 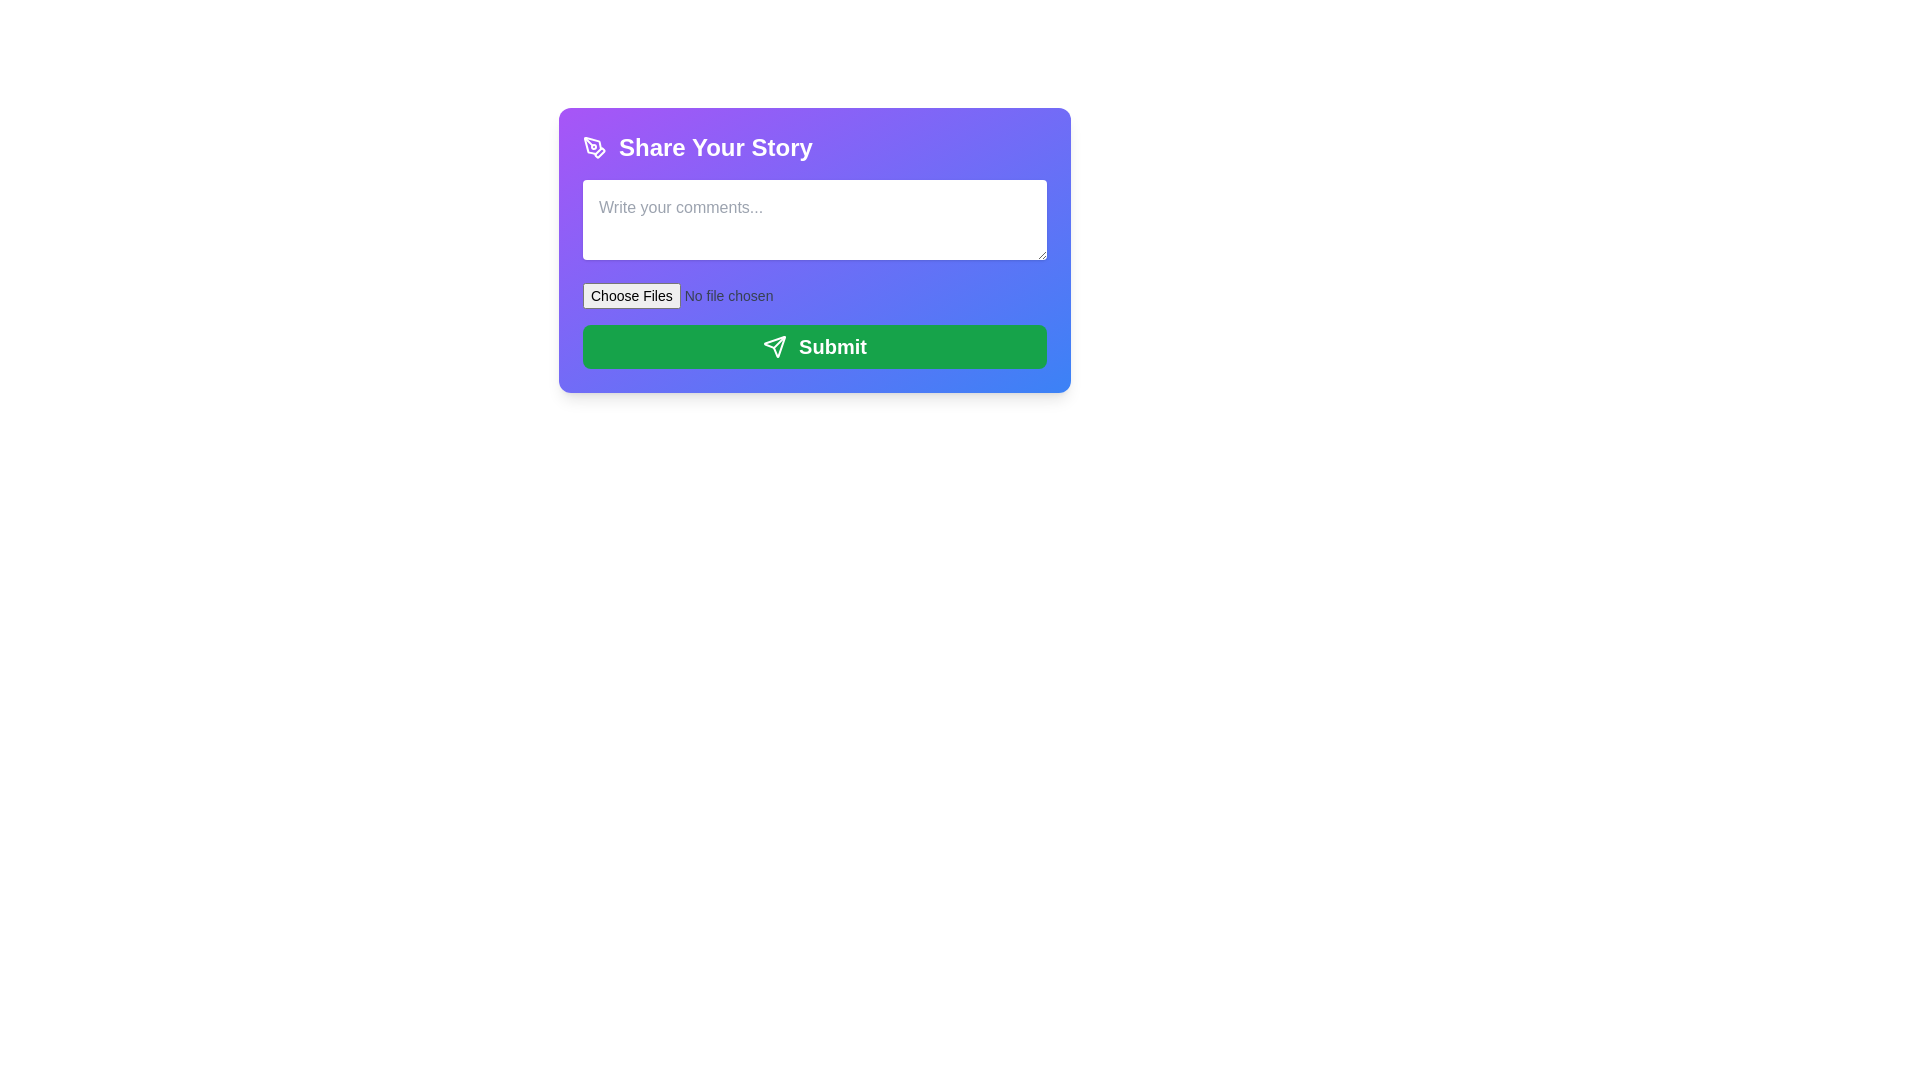 What do you see at coordinates (774, 346) in the screenshot?
I see `the submit icon located to the left of the 'Submit' button` at bounding box center [774, 346].